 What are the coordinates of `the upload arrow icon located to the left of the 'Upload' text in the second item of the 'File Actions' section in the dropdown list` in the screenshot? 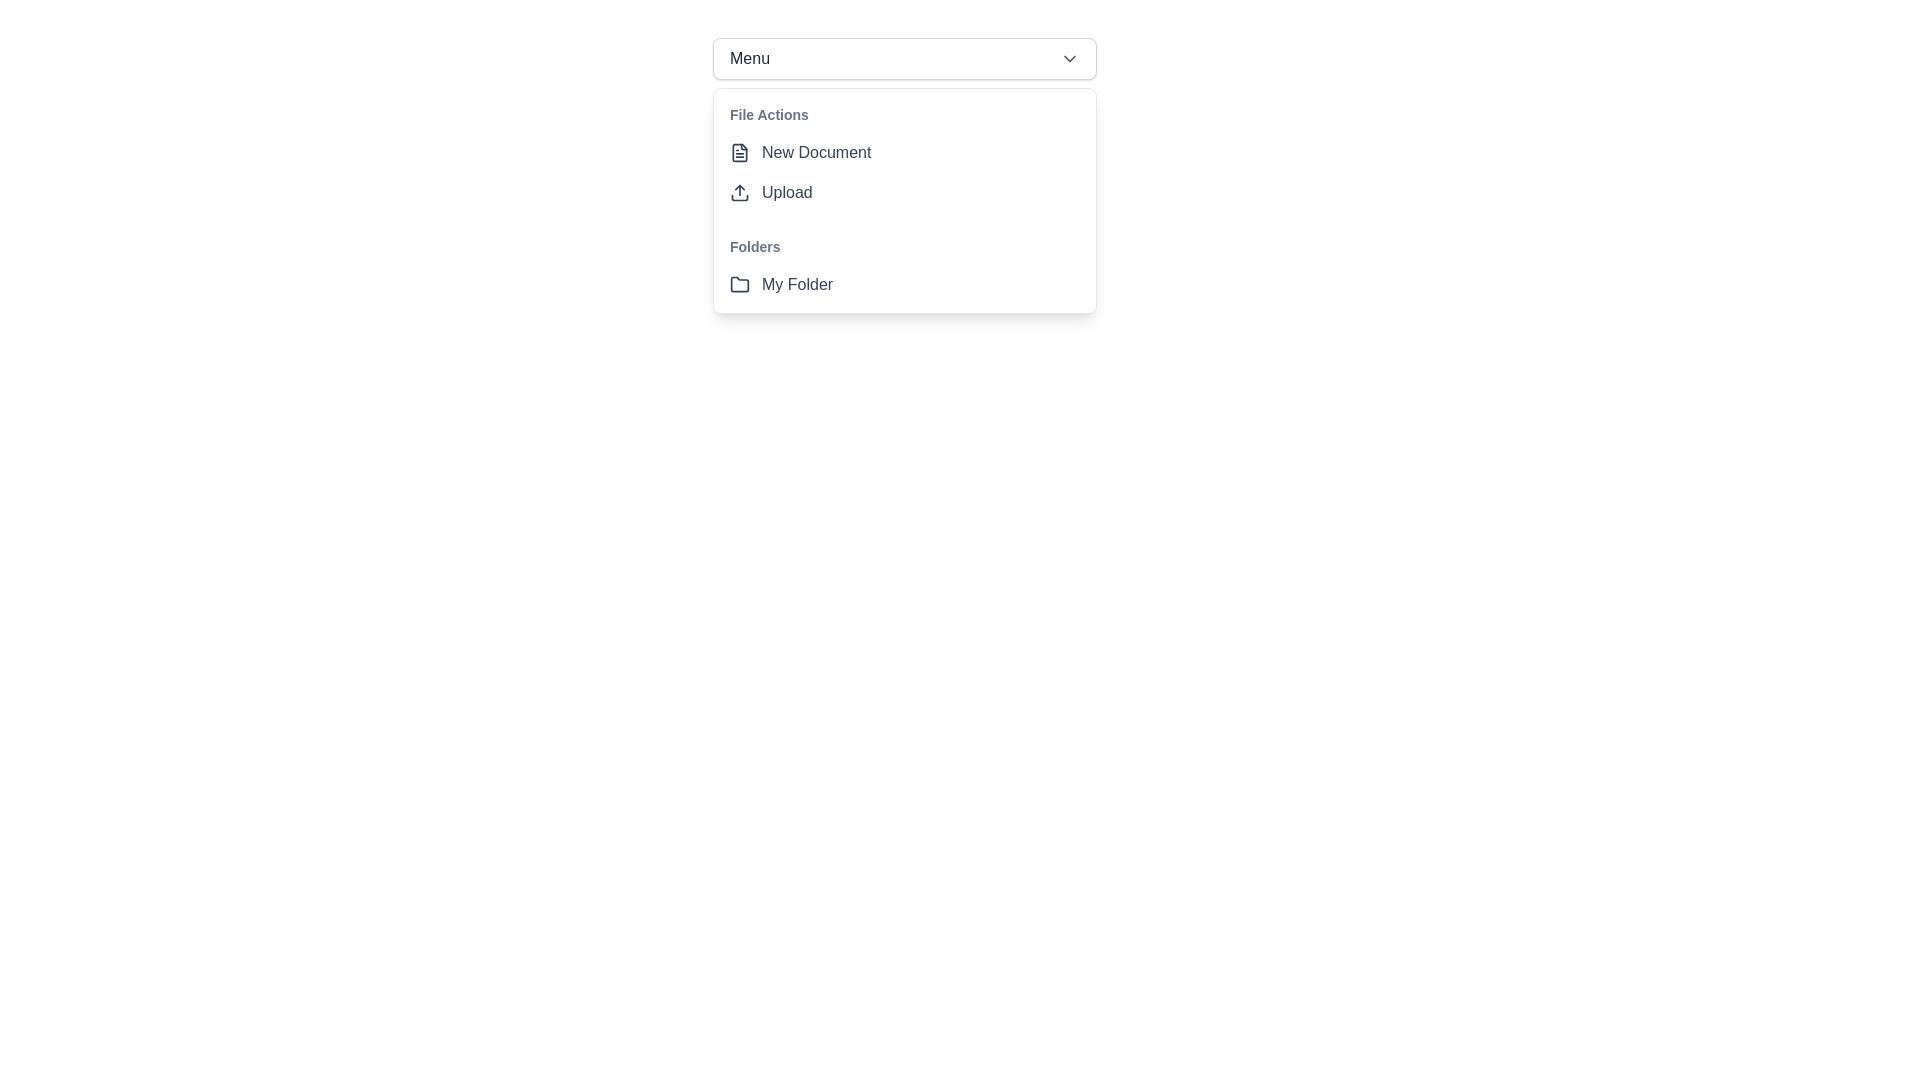 It's located at (738, 192).